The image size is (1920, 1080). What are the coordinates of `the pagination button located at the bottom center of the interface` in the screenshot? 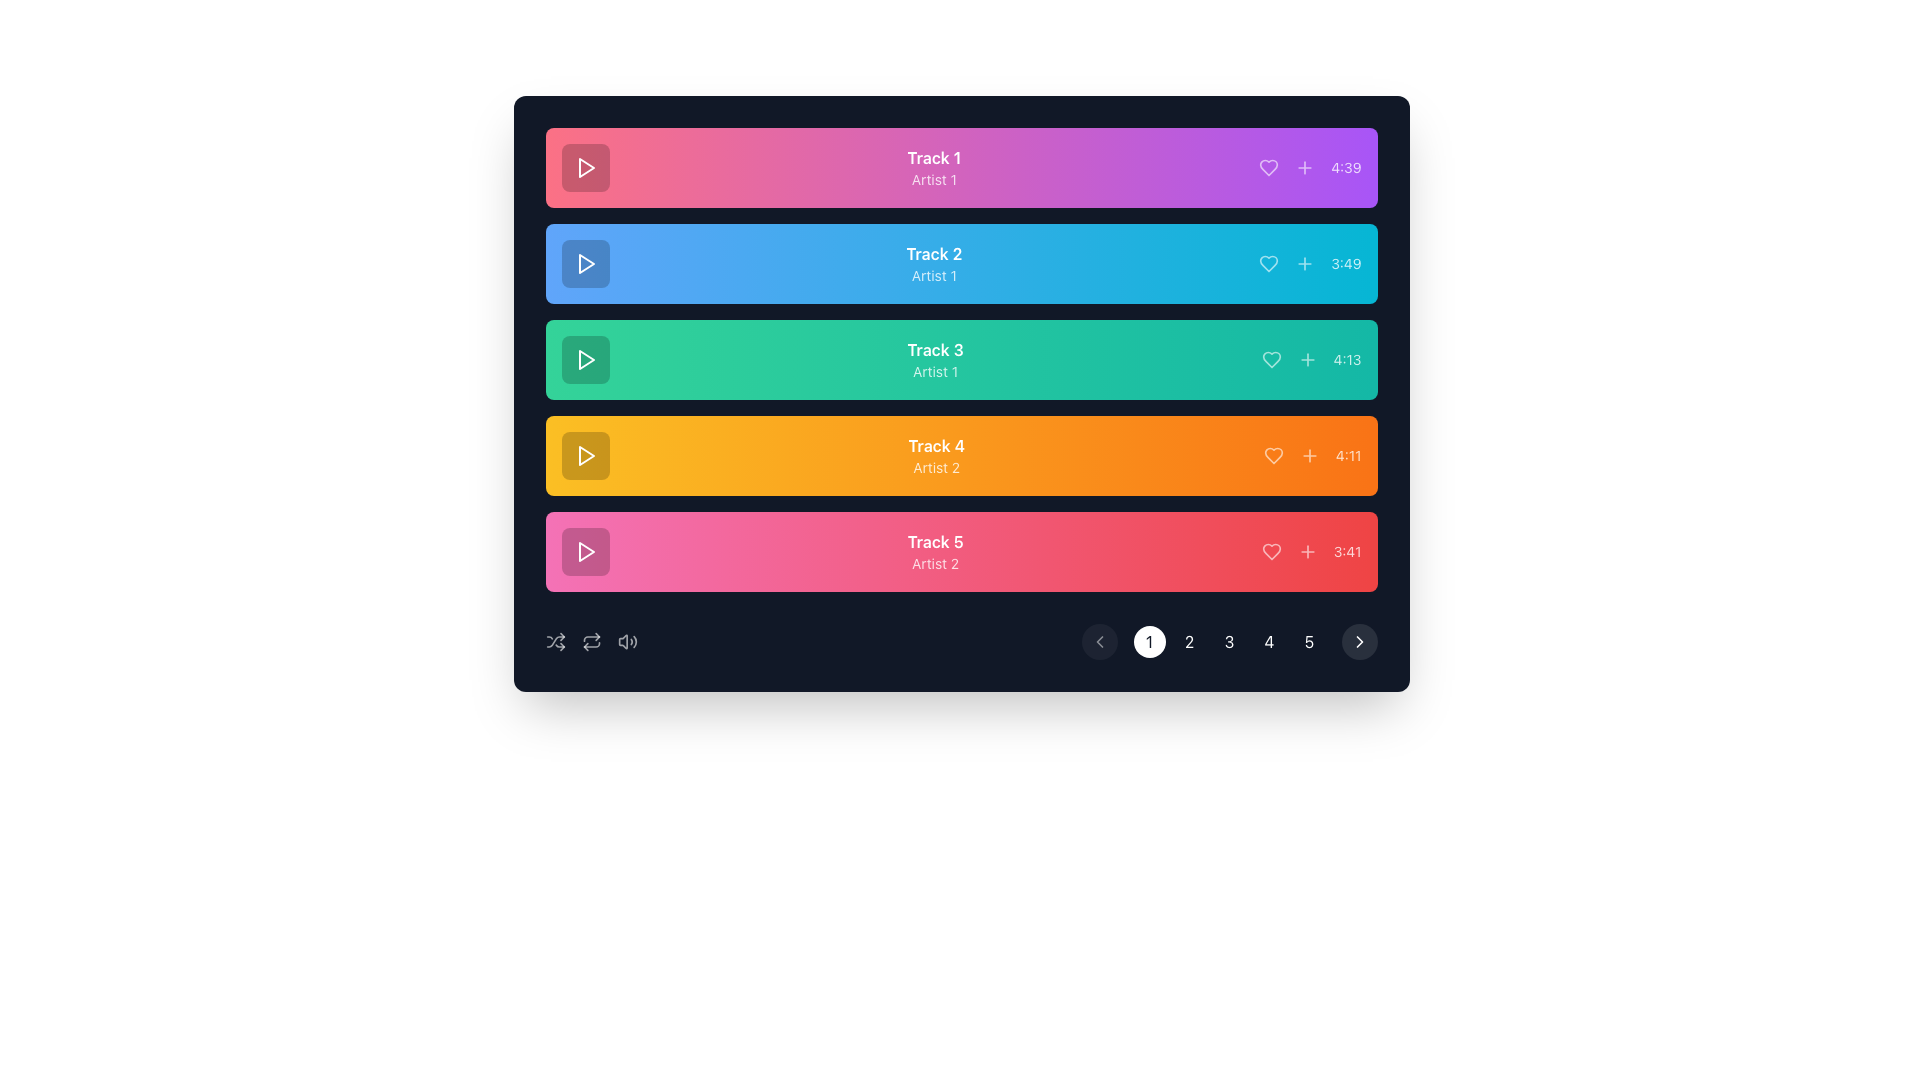 It's located at (1189, 641).